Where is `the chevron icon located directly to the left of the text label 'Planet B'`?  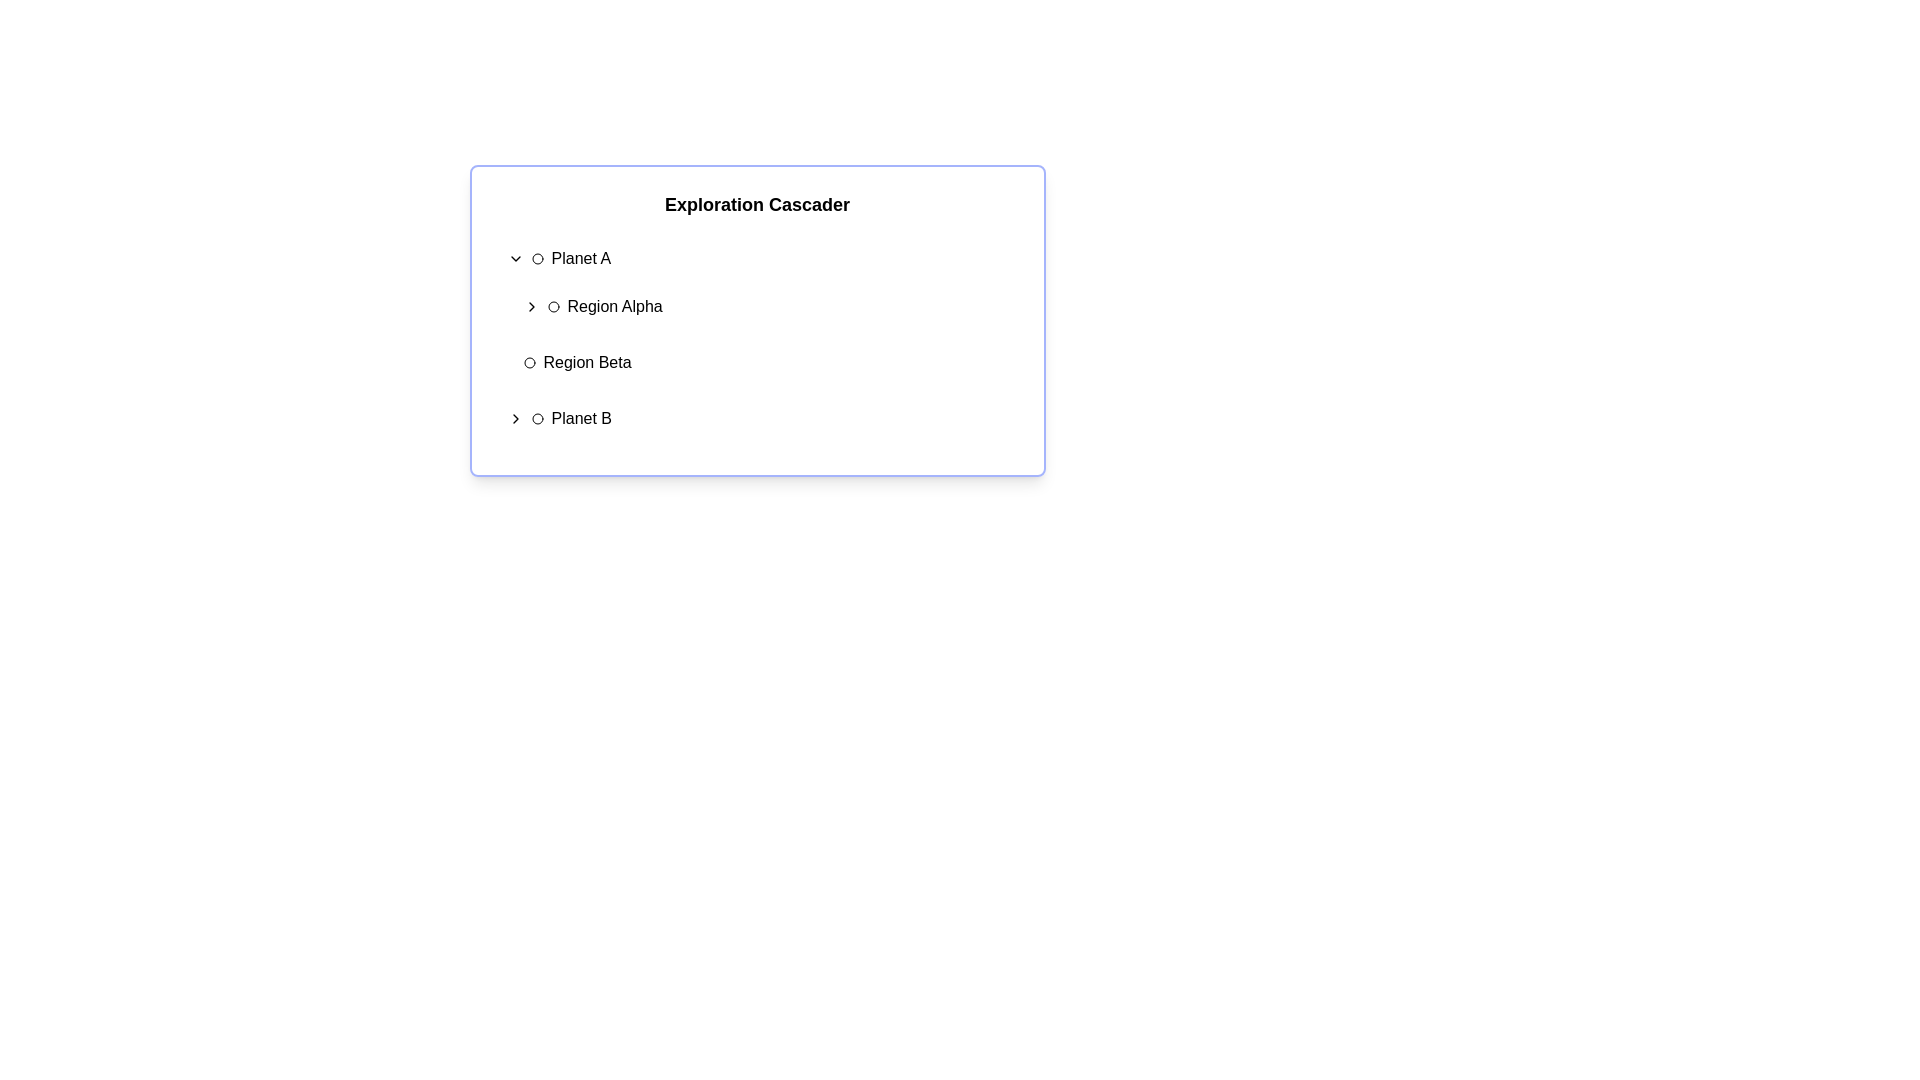
the chevron icon located directly to the left of the text label 'Planet B' is located at coordinates (515, 418).